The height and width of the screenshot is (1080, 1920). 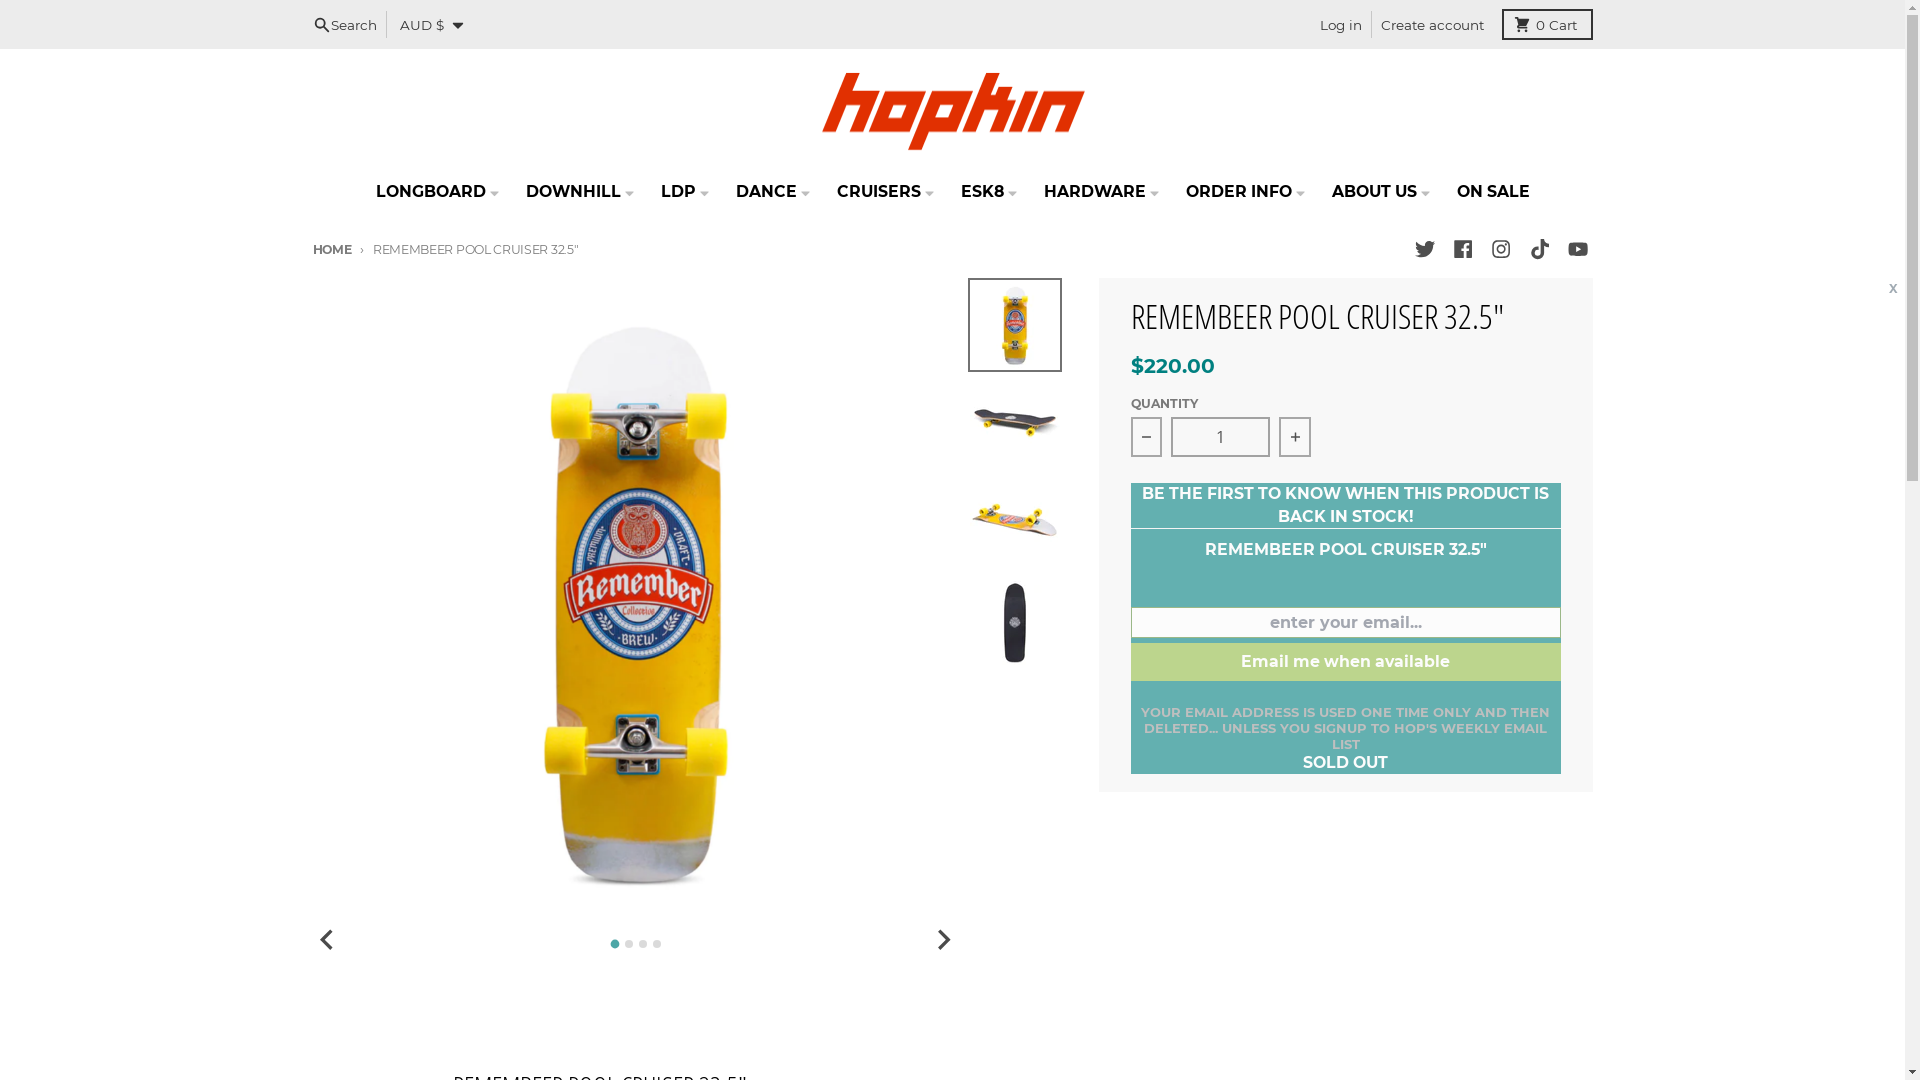 I want to click on 'X', so click(x=1891, y=289).